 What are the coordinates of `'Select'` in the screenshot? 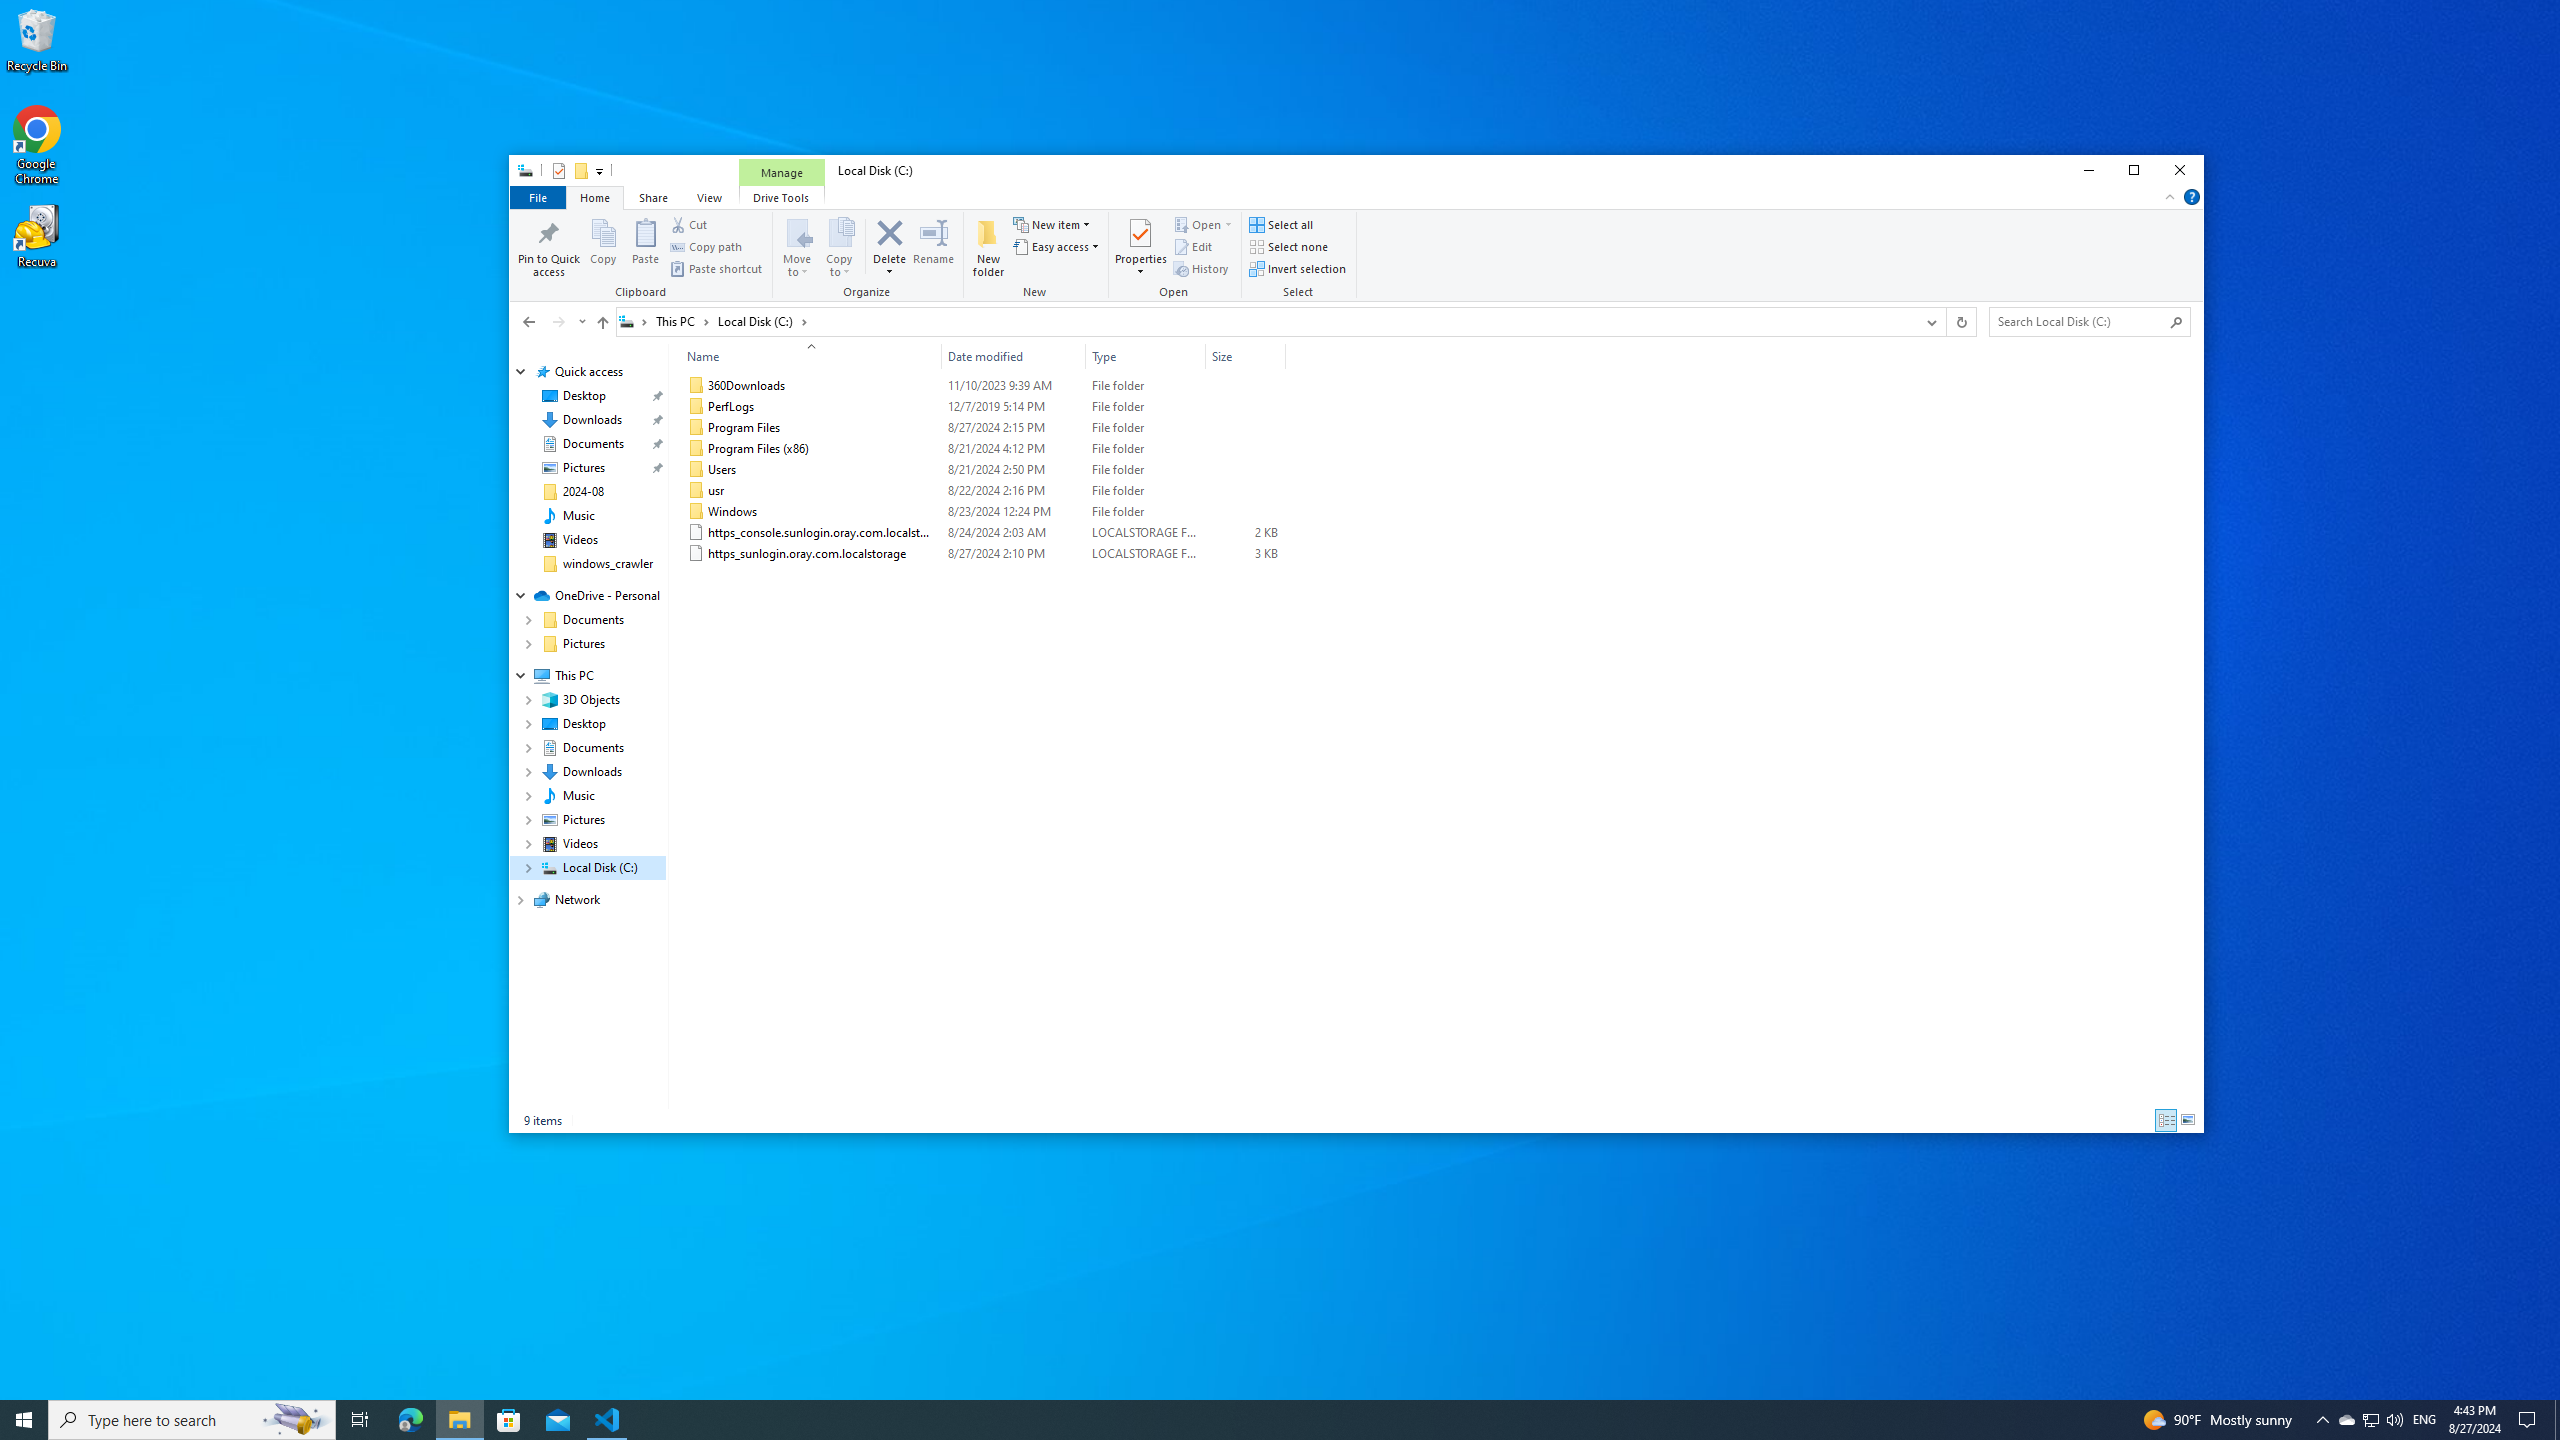 It's located at (1300, 256).